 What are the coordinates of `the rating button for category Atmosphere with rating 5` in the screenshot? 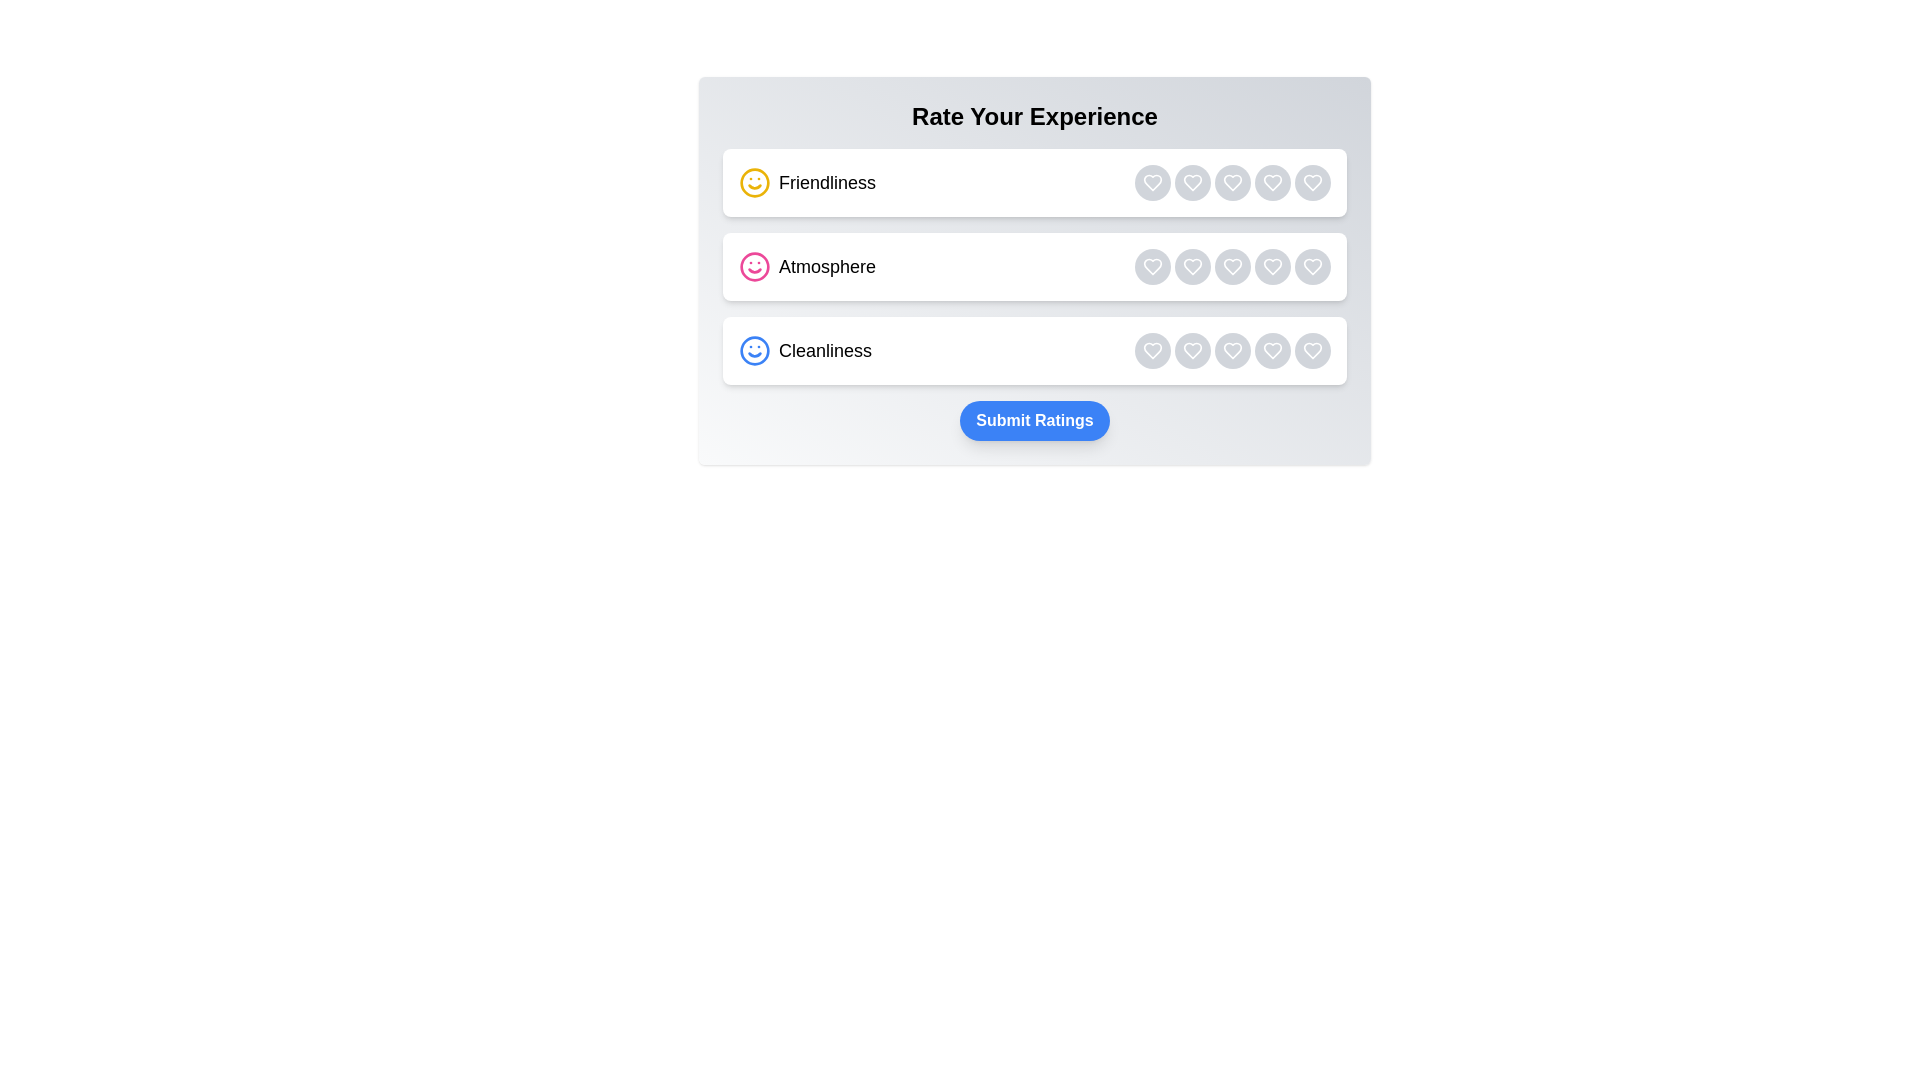 It's located at (1313, 265).